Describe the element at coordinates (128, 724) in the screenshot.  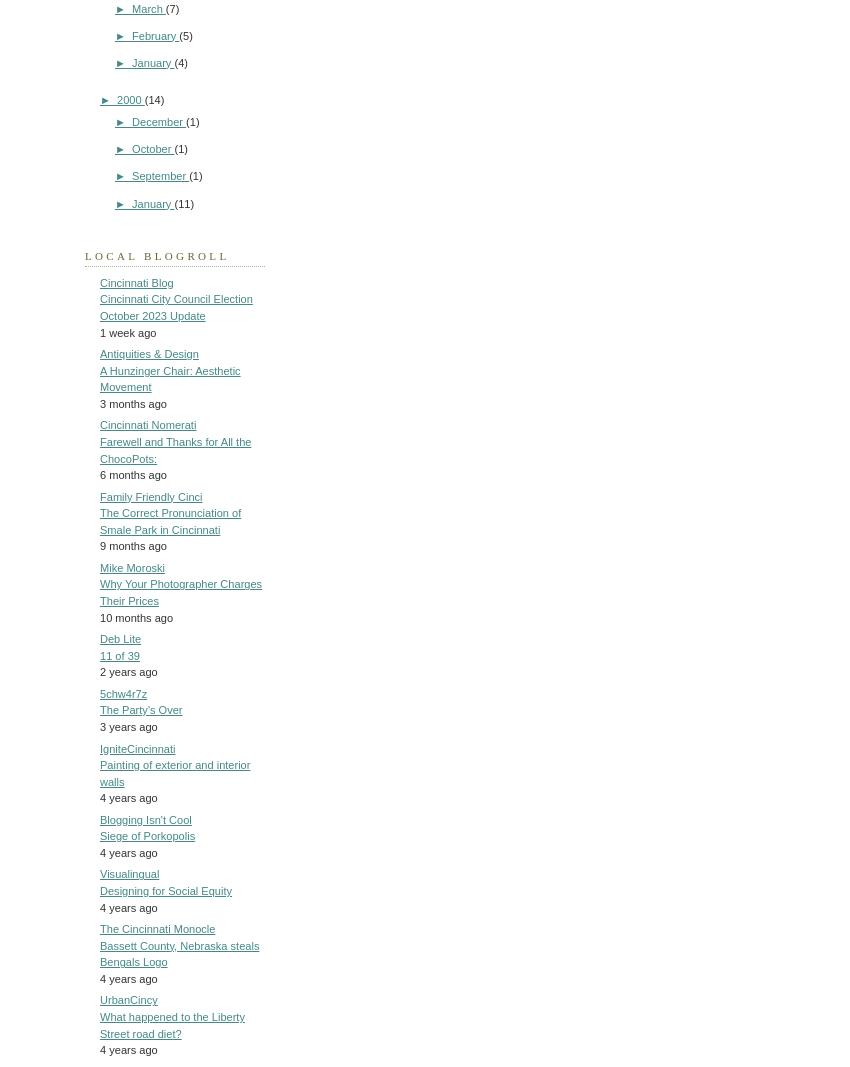
I see `'3 years ago'` at that location.